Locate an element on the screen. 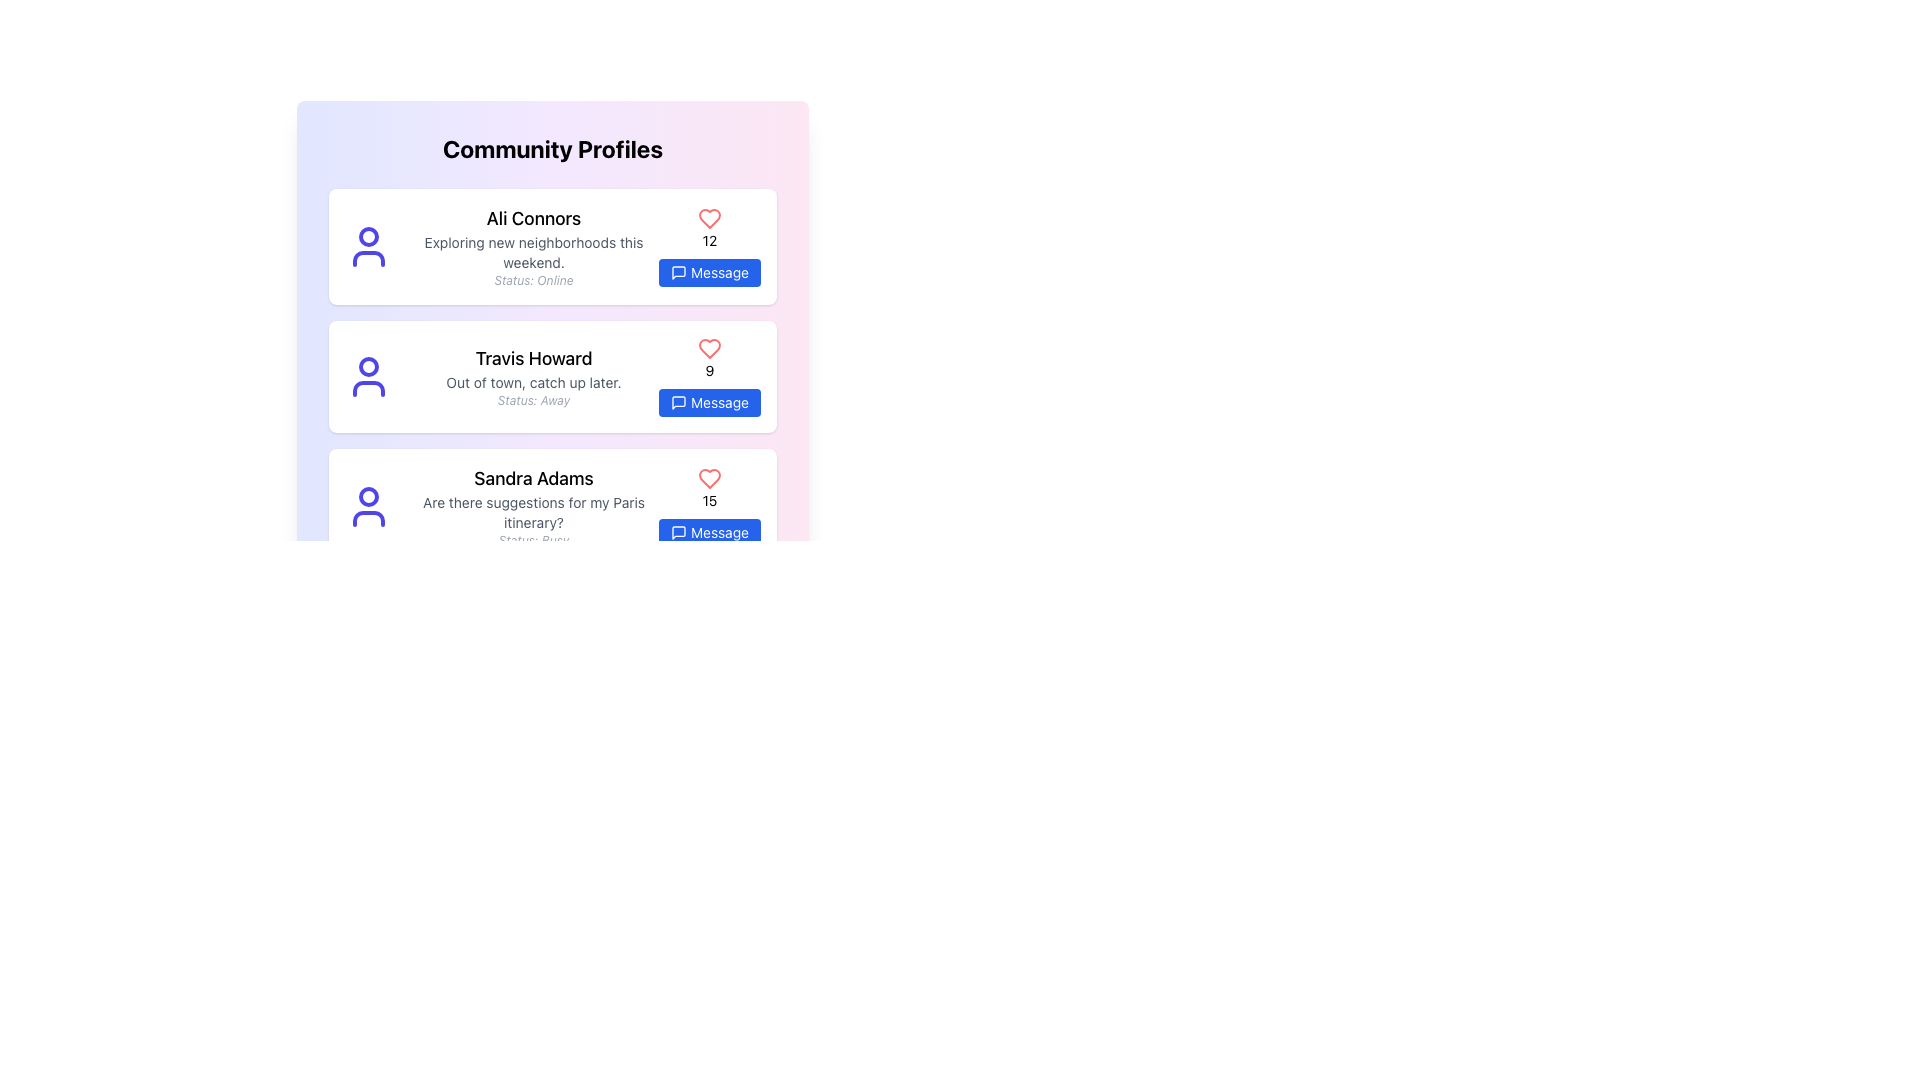 The height and width of the screenshot is (1080, 1920). the italicized text label reading 'Status: Busy' in muted gray color, located beneath the user's query about Paris itinerary is located at coordinates (533, 540).